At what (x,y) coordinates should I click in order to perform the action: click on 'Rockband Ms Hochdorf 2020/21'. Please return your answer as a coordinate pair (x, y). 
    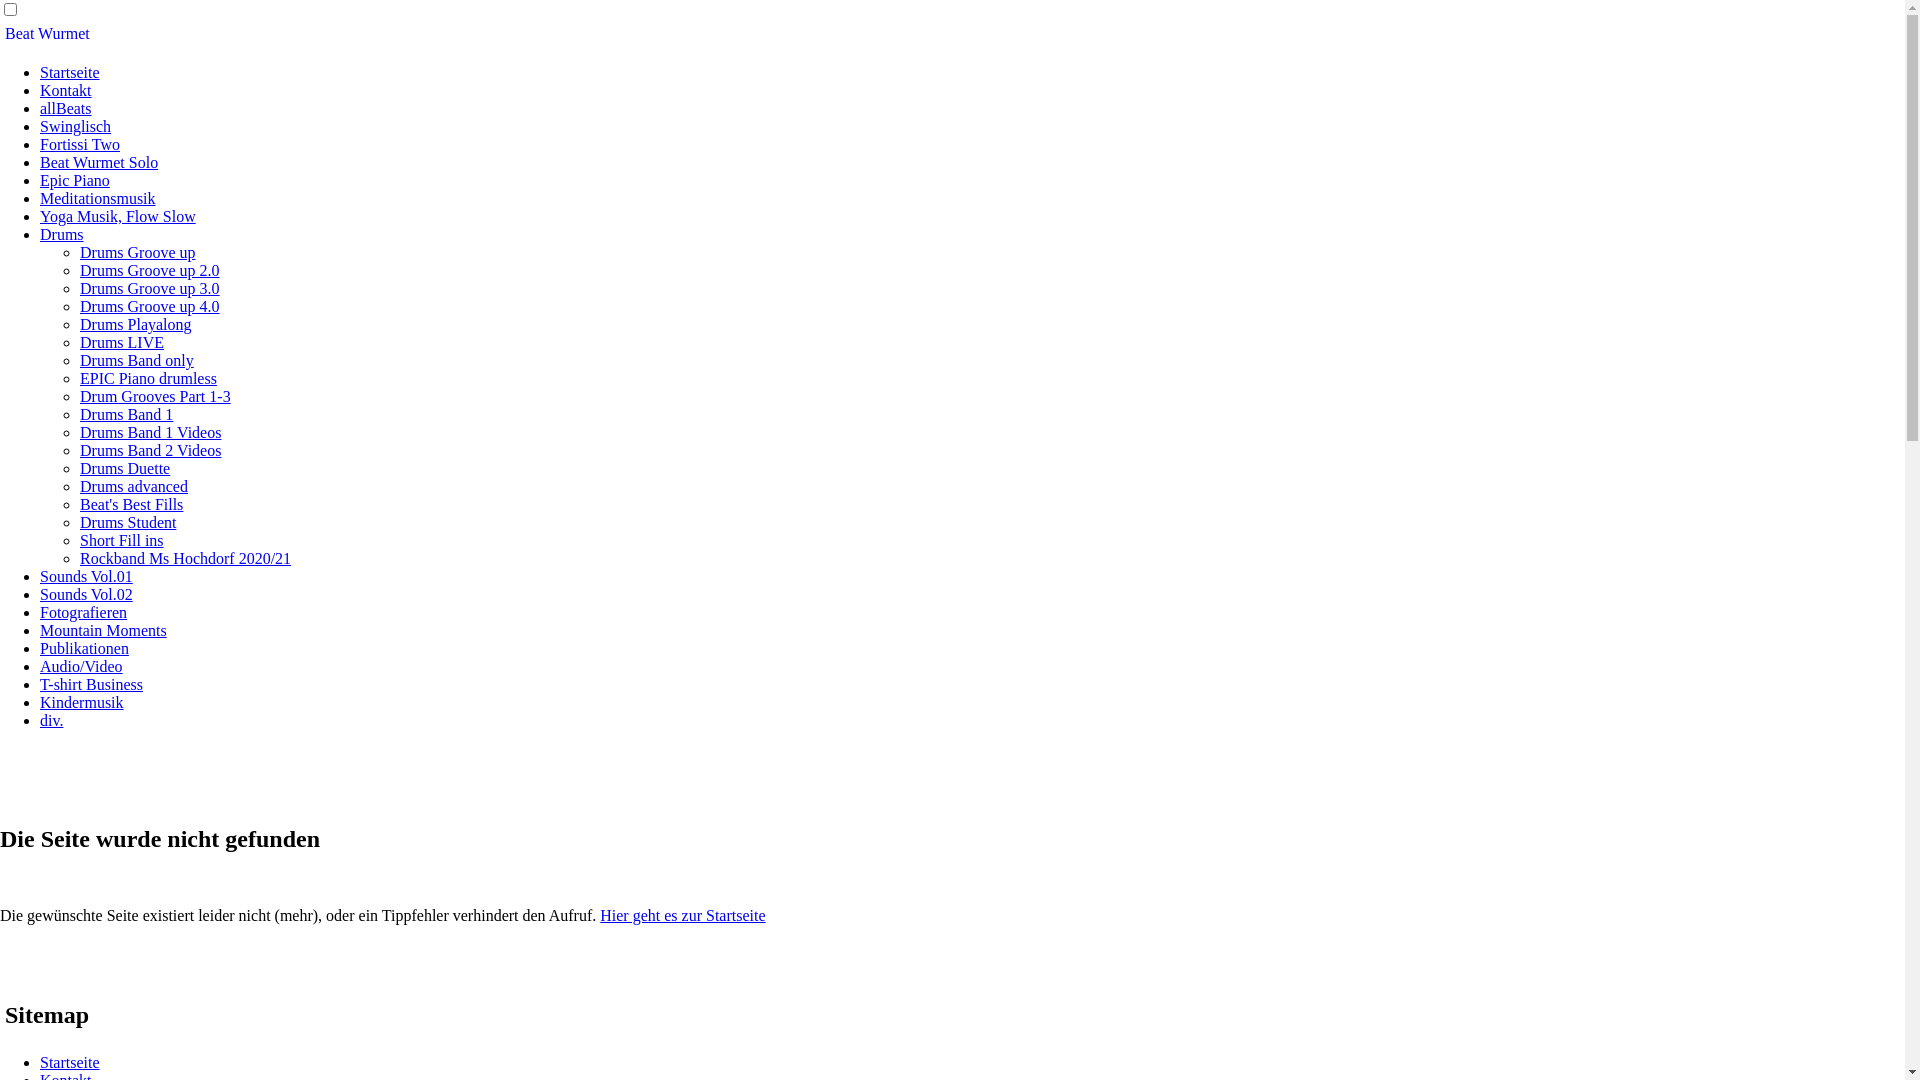
    Looking at the image, I should click on (80, 558).